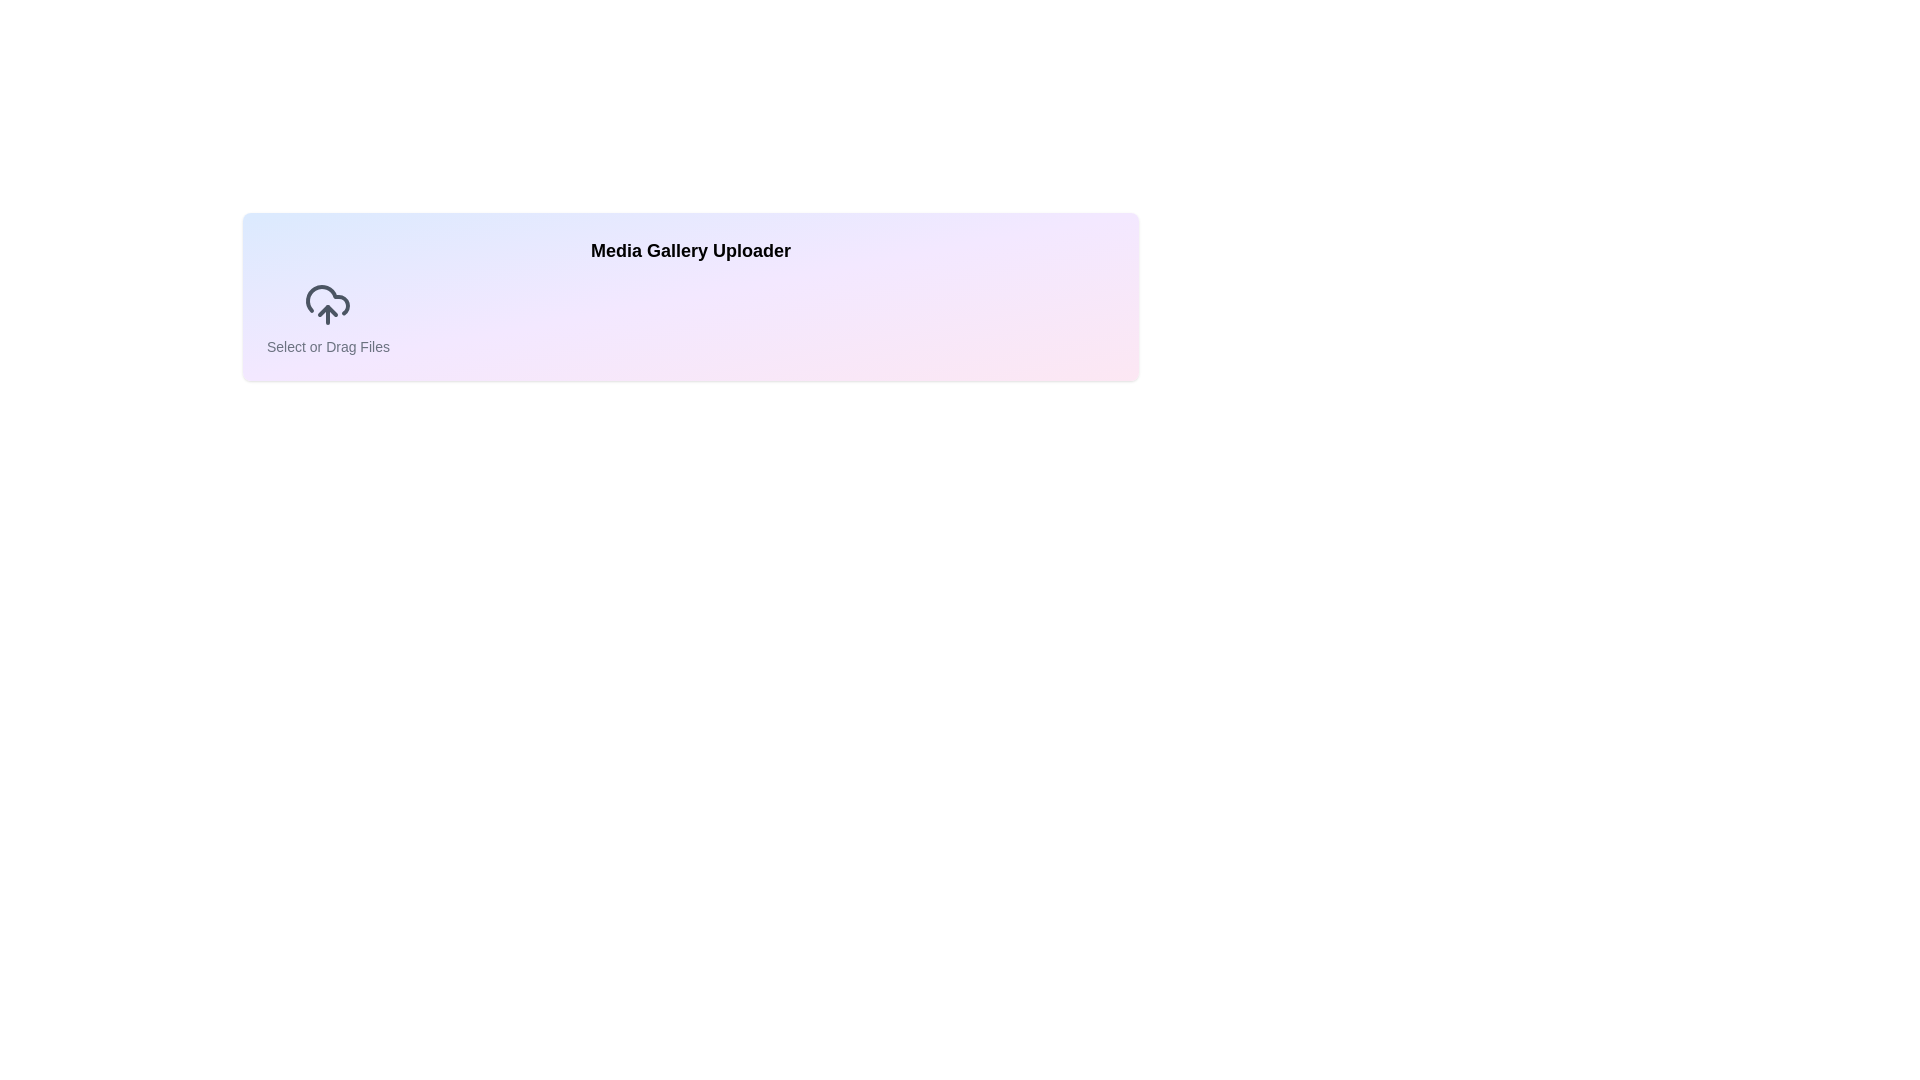 The image size is (1920, 1080). I want to click on the upload icon, which is part of the SVG graphic in the media uploader interface, located below the main cloud outline, so click(328, 311).